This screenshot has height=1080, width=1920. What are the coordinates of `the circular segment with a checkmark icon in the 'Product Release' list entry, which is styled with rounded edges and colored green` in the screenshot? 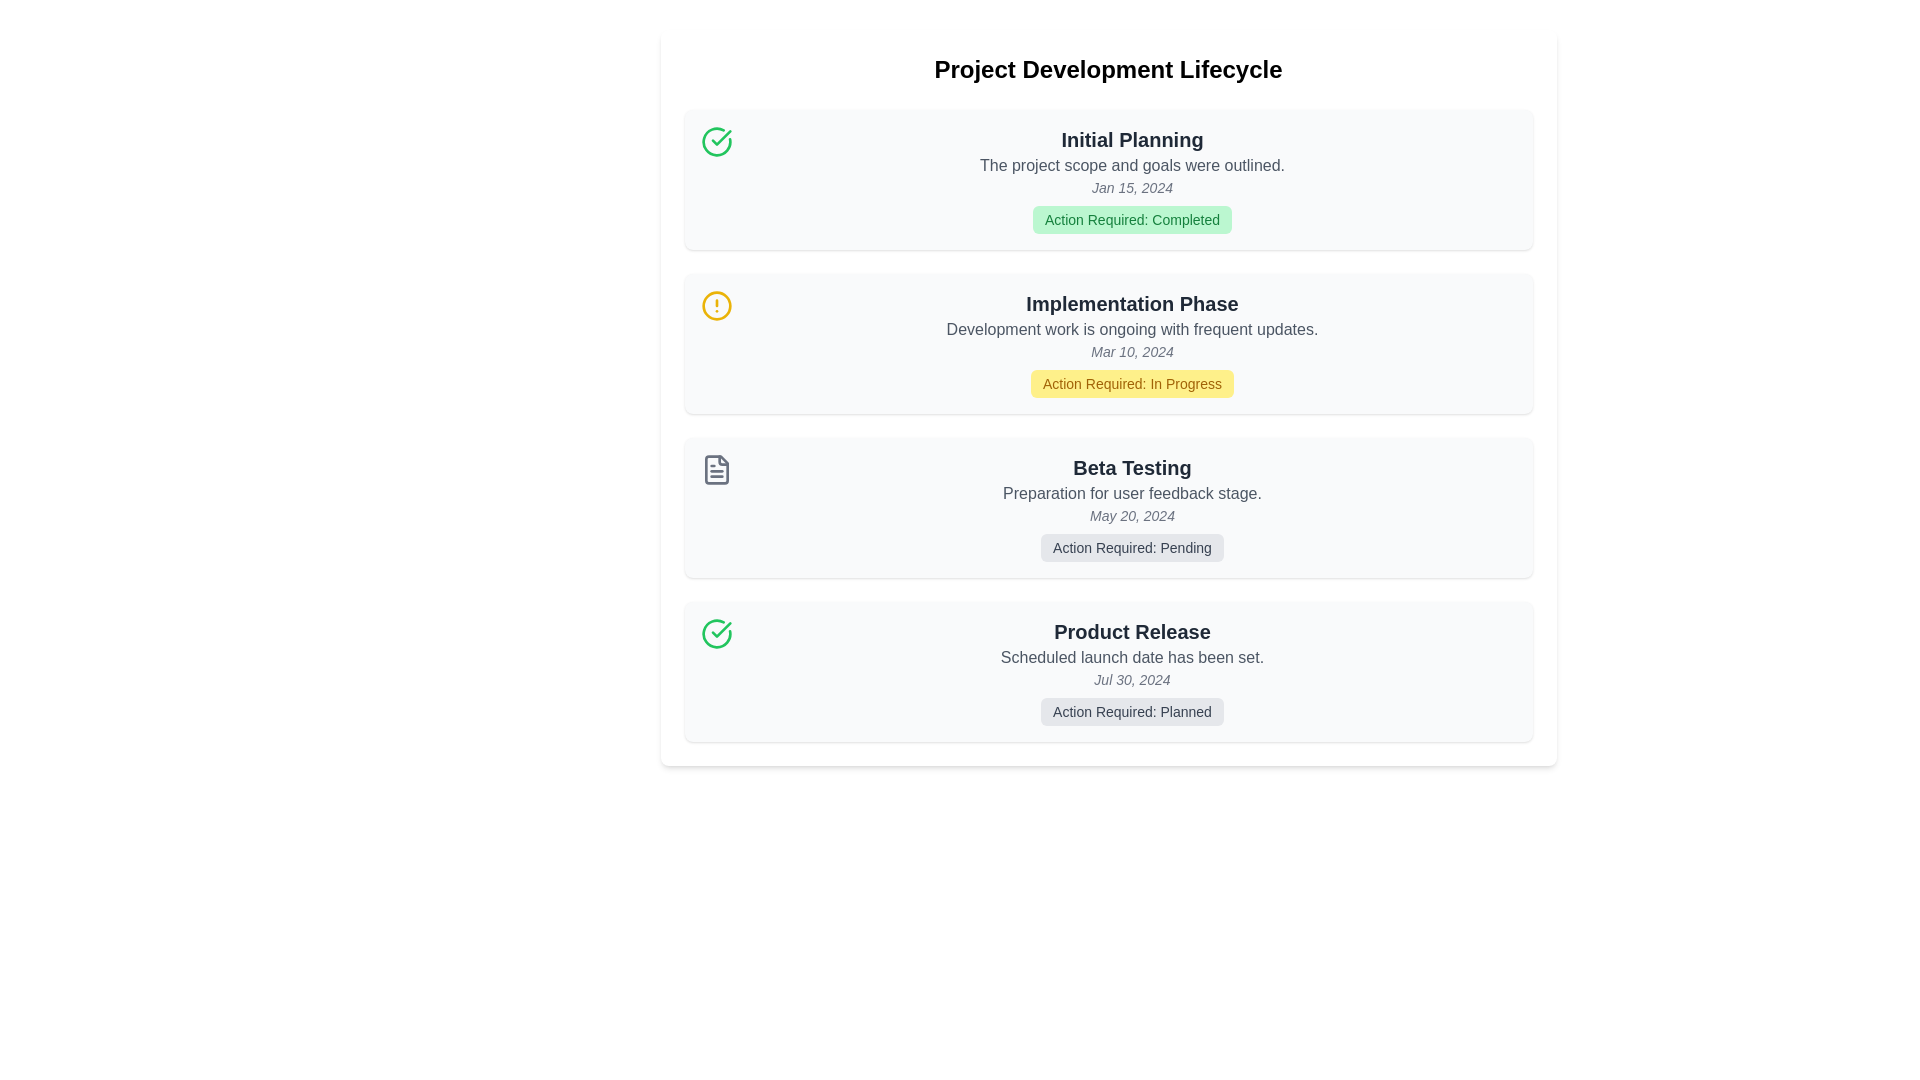 It's located at (716, 633).